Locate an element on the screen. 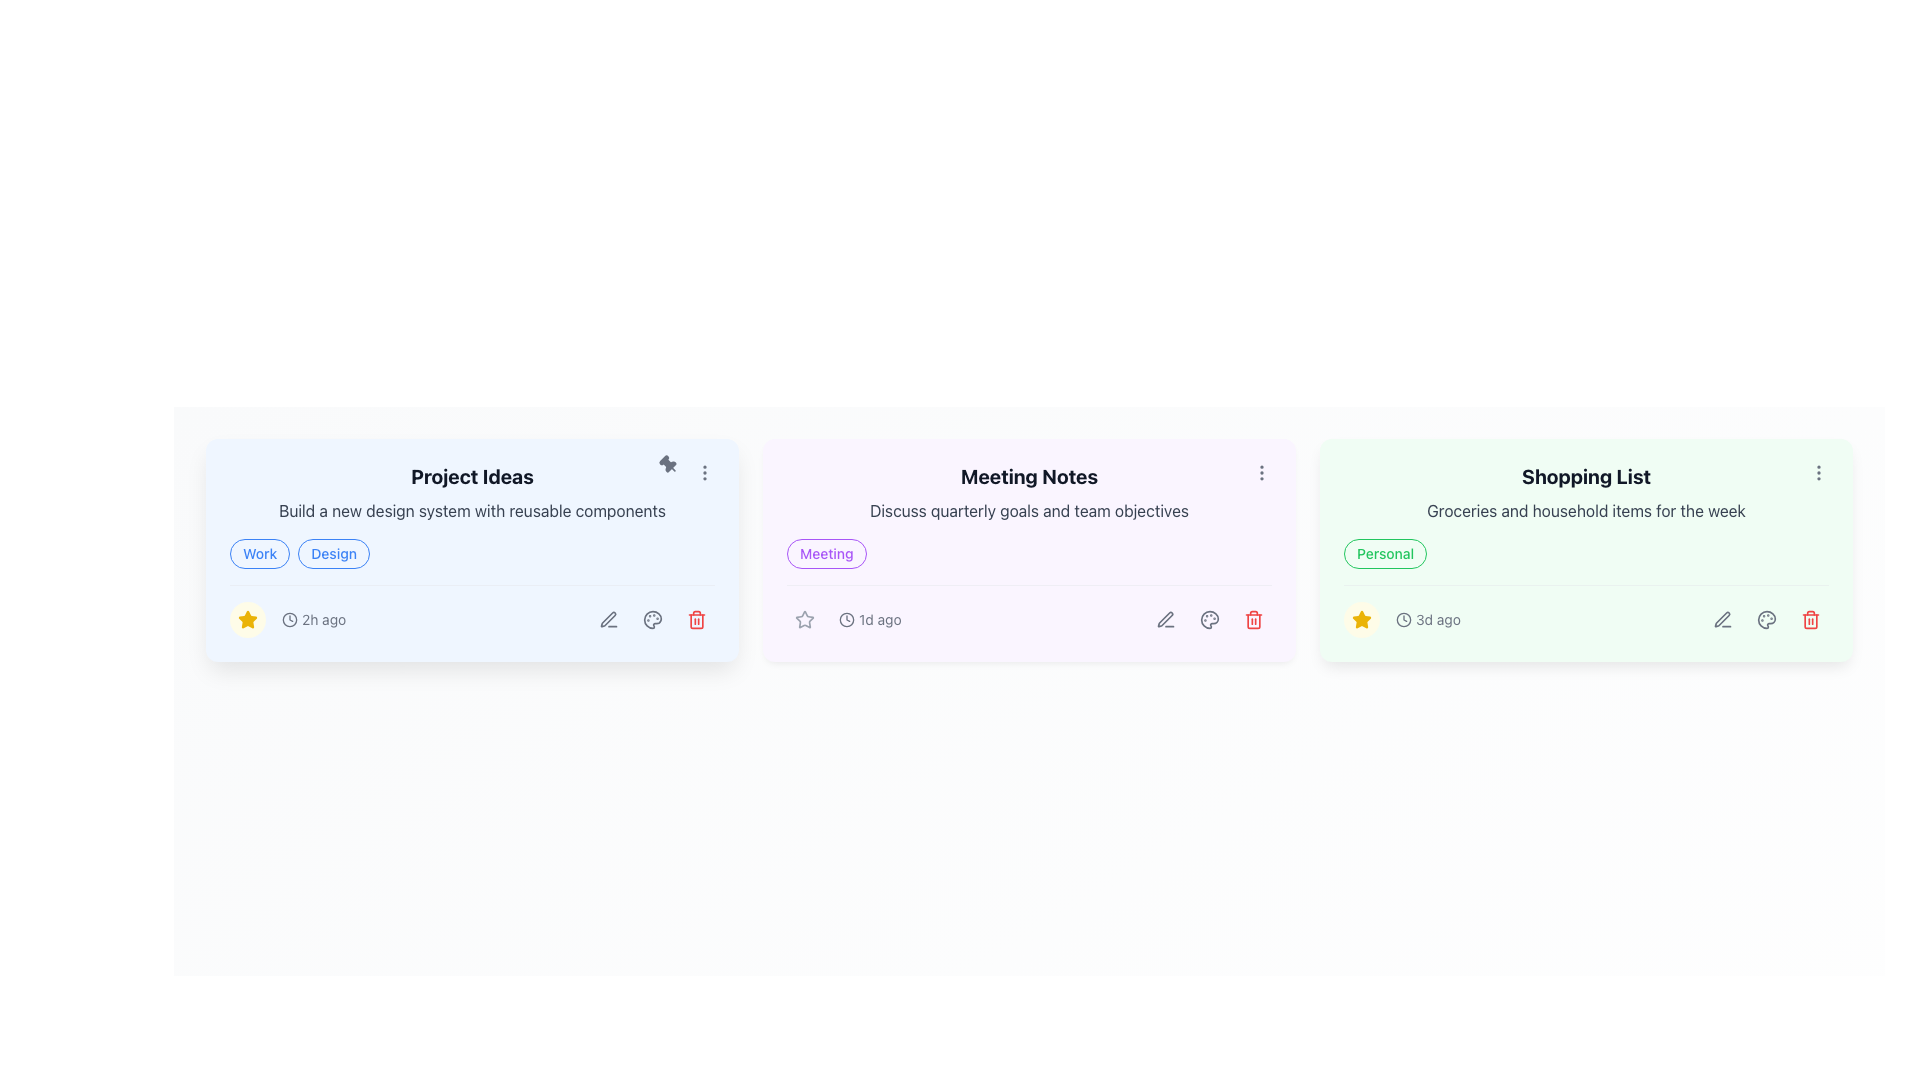  the vertical ellipsis button located in the top-right corner of the 'Meeting Notes' card is located at coordinates (1261, 473).